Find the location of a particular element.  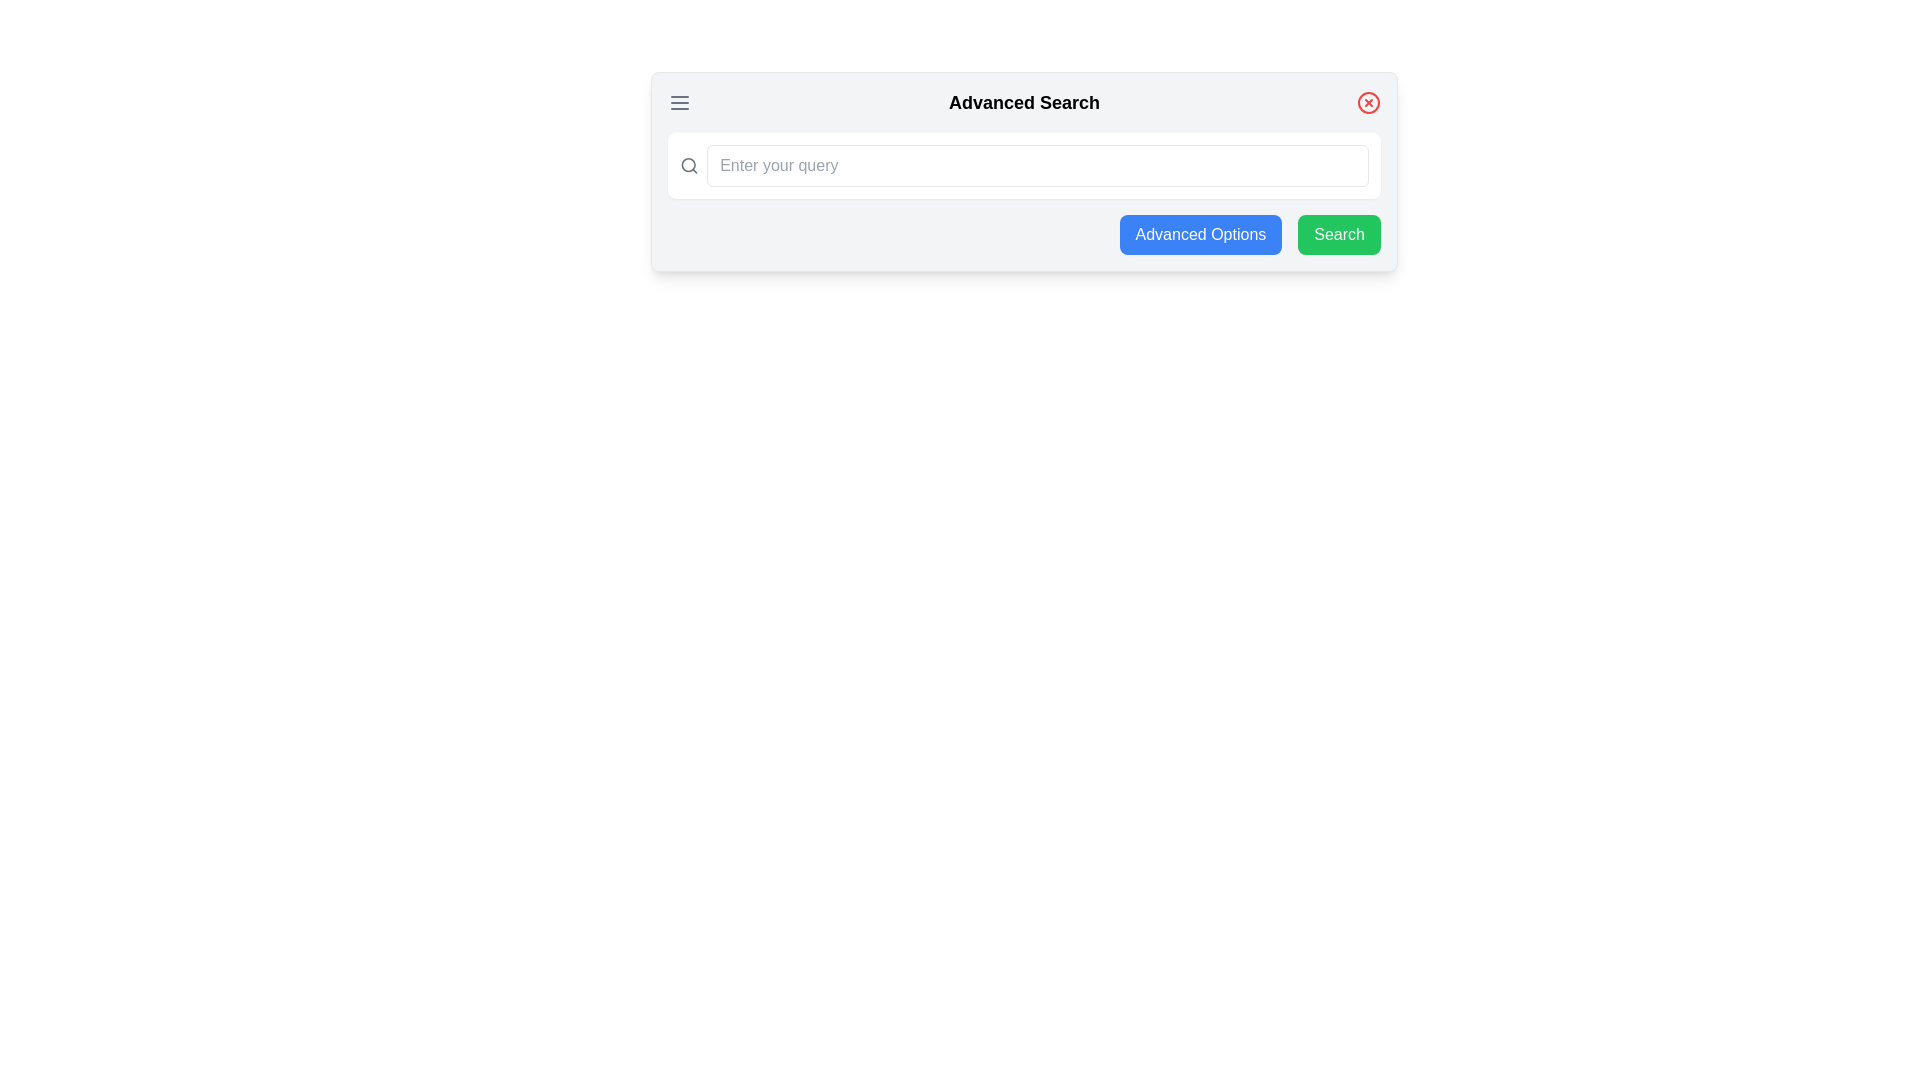

SVG properties of the outermost circle element of the close icon located in the top-right corner above the 'Advanced Search' header is located at coordinates (1367, 103).